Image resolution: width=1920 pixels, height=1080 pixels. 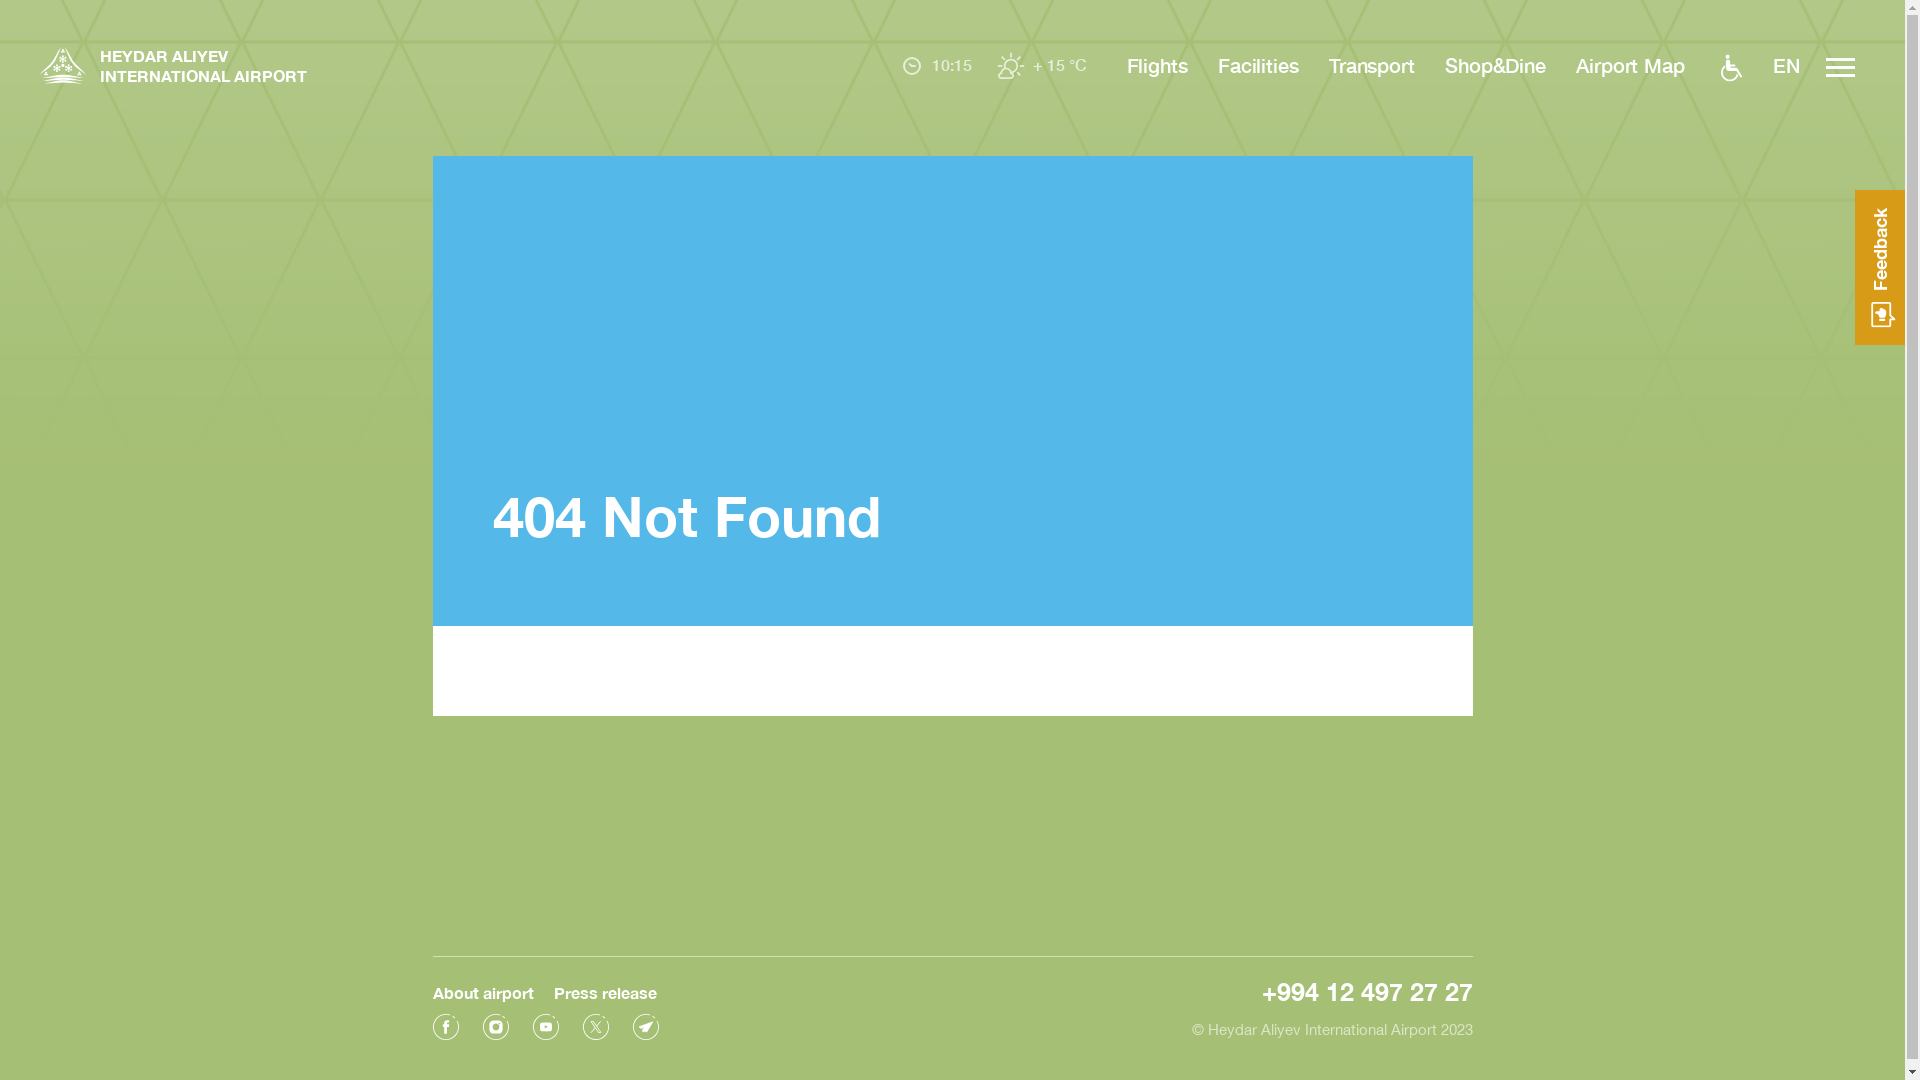 I want to click on 'Flights', so click(x=1157, y=64).